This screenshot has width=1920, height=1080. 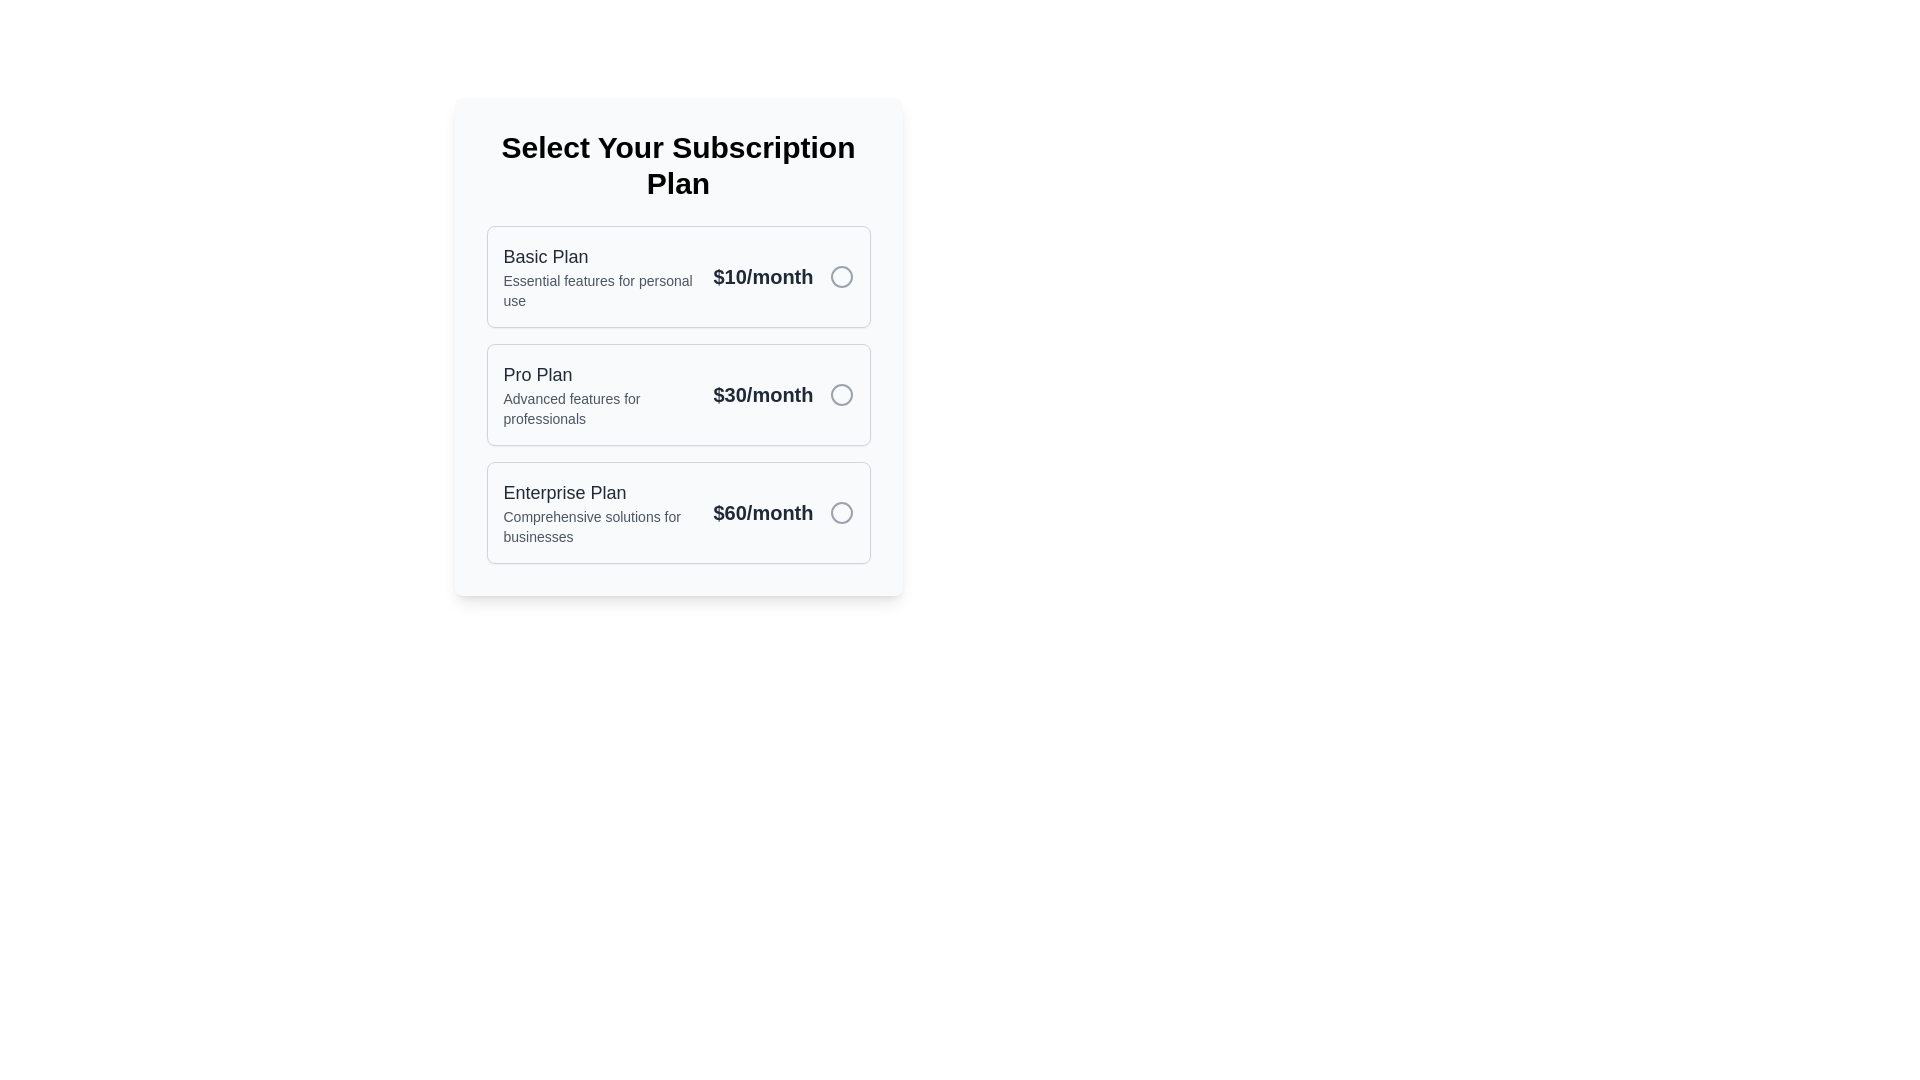 What do you see at coordinates (599, 526) in the screenshot?
I see `the text label displaying 'Comprehensive solutions for businesses', which is styled in light gray and located beneath the 'Enterprise Plan' header` at bounding box center [599, 526].